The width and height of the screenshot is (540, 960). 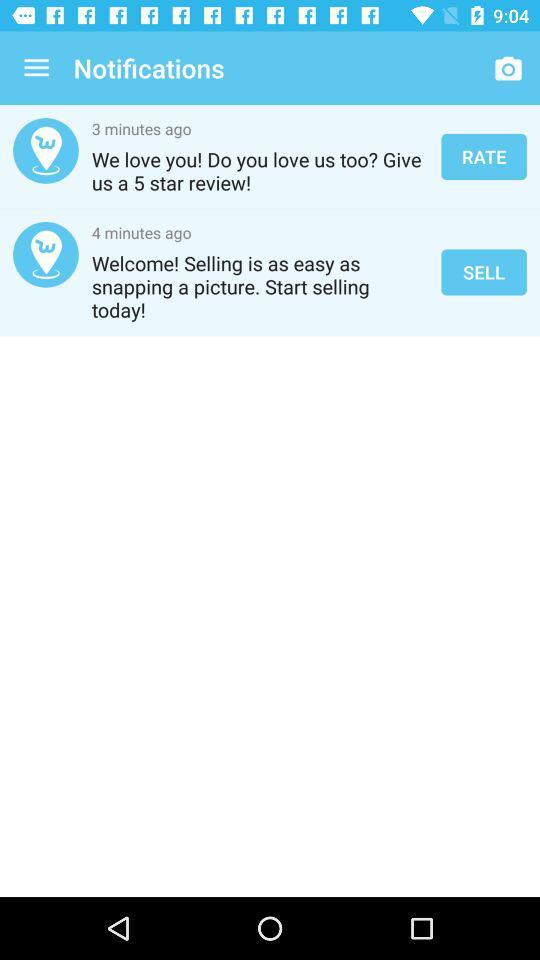 I want to click on item below the welcome selling is item, so click(x=270, y=434).